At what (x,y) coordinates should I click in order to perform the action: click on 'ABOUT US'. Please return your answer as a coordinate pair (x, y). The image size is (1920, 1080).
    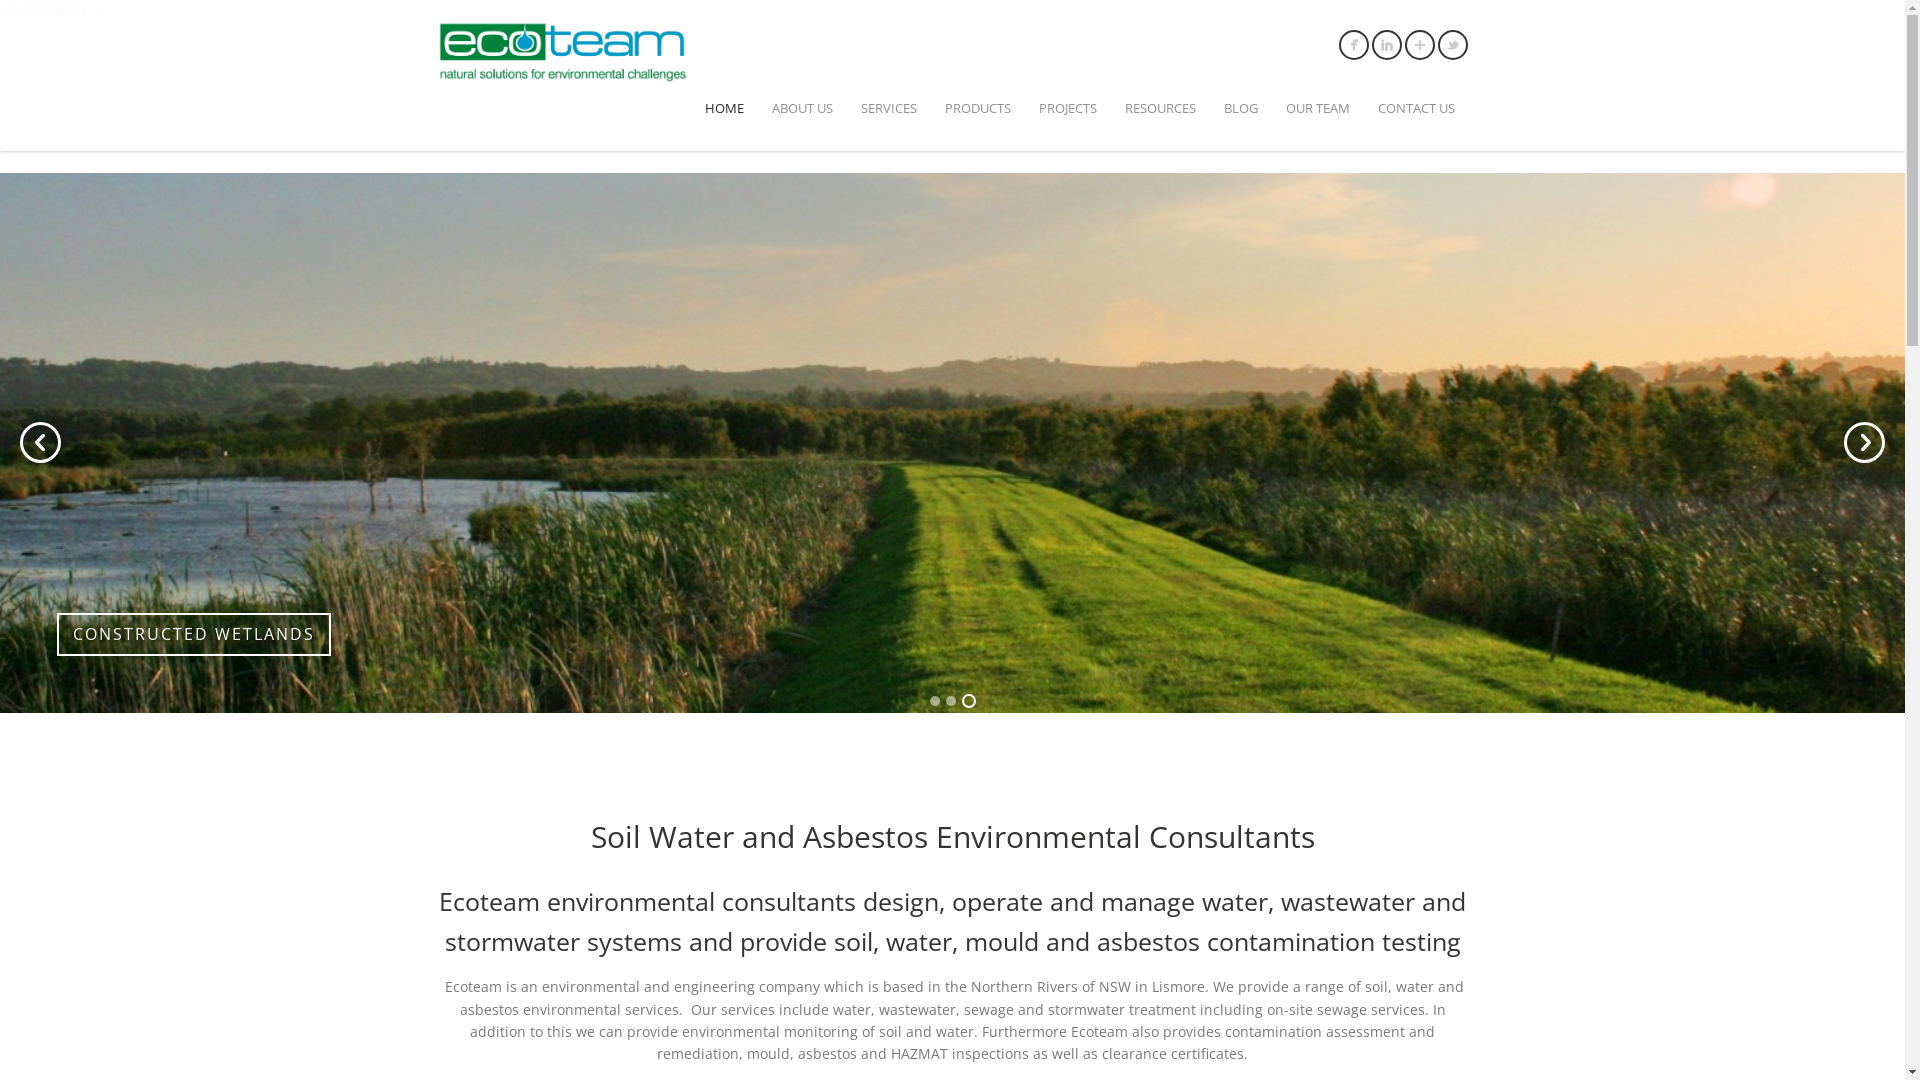
    Looking at the image, I should click on (802, 108).